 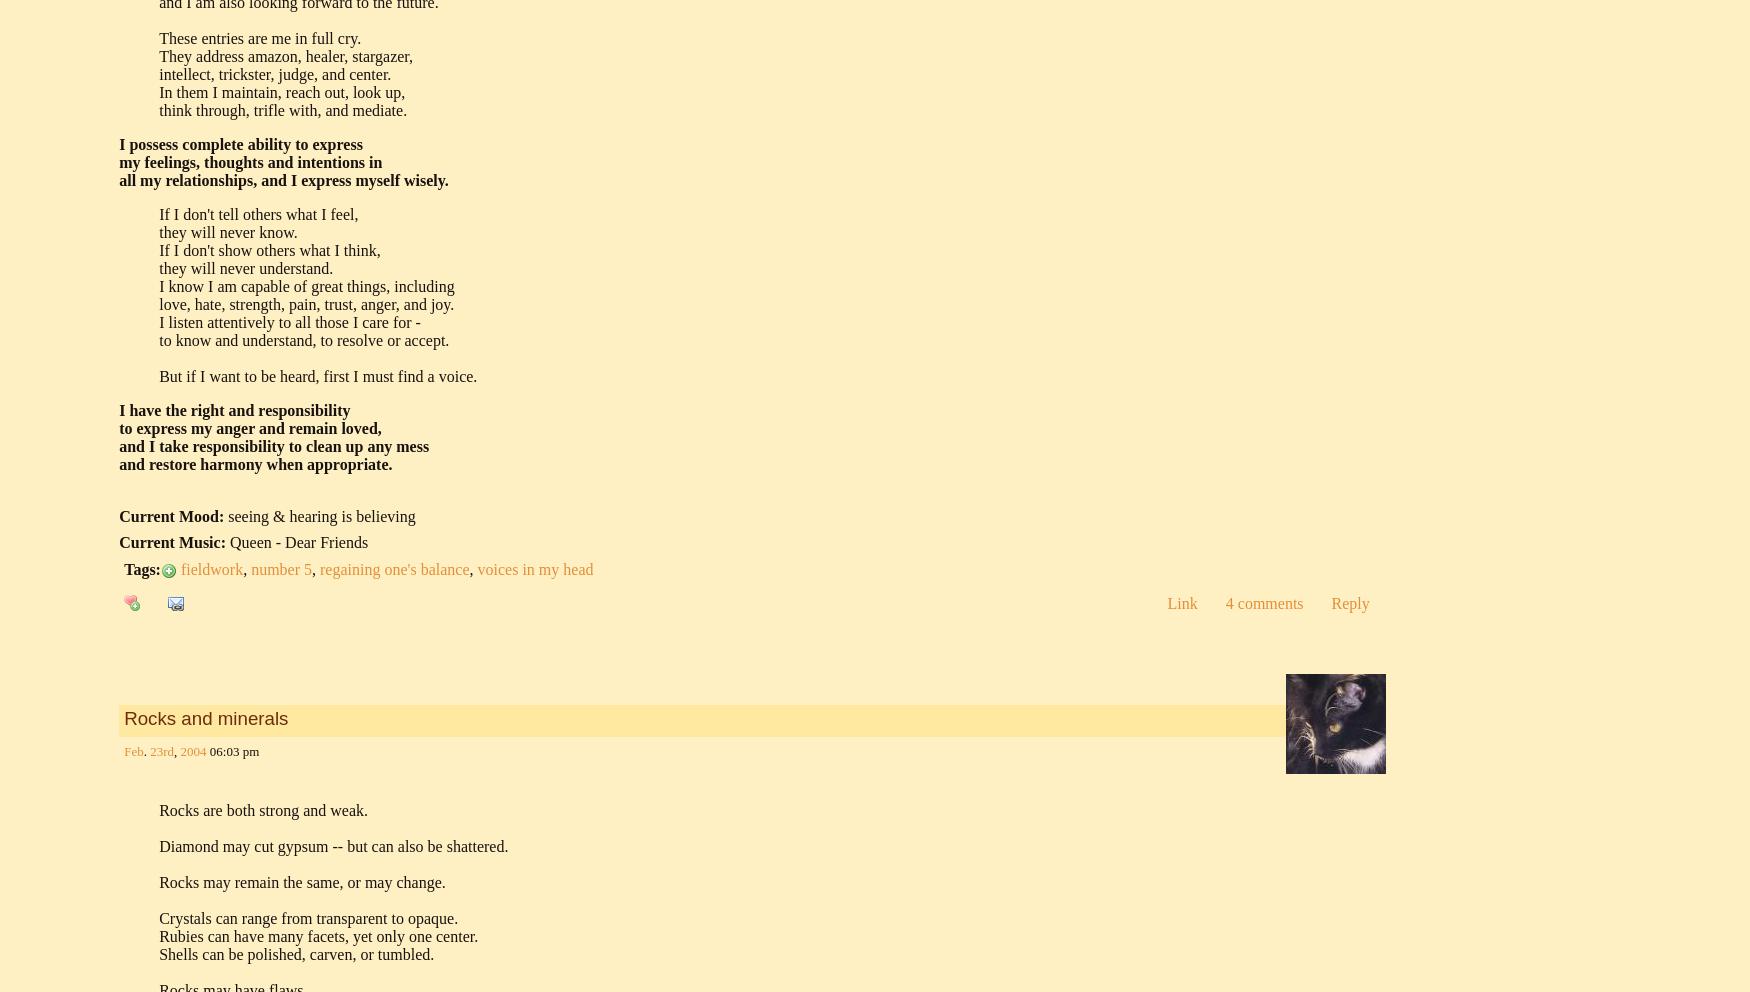 What do you see at coordinates (305, 284) in the screenshot?
I see `'I know I am capable of great things, including'` at bounding box center [305, 284].